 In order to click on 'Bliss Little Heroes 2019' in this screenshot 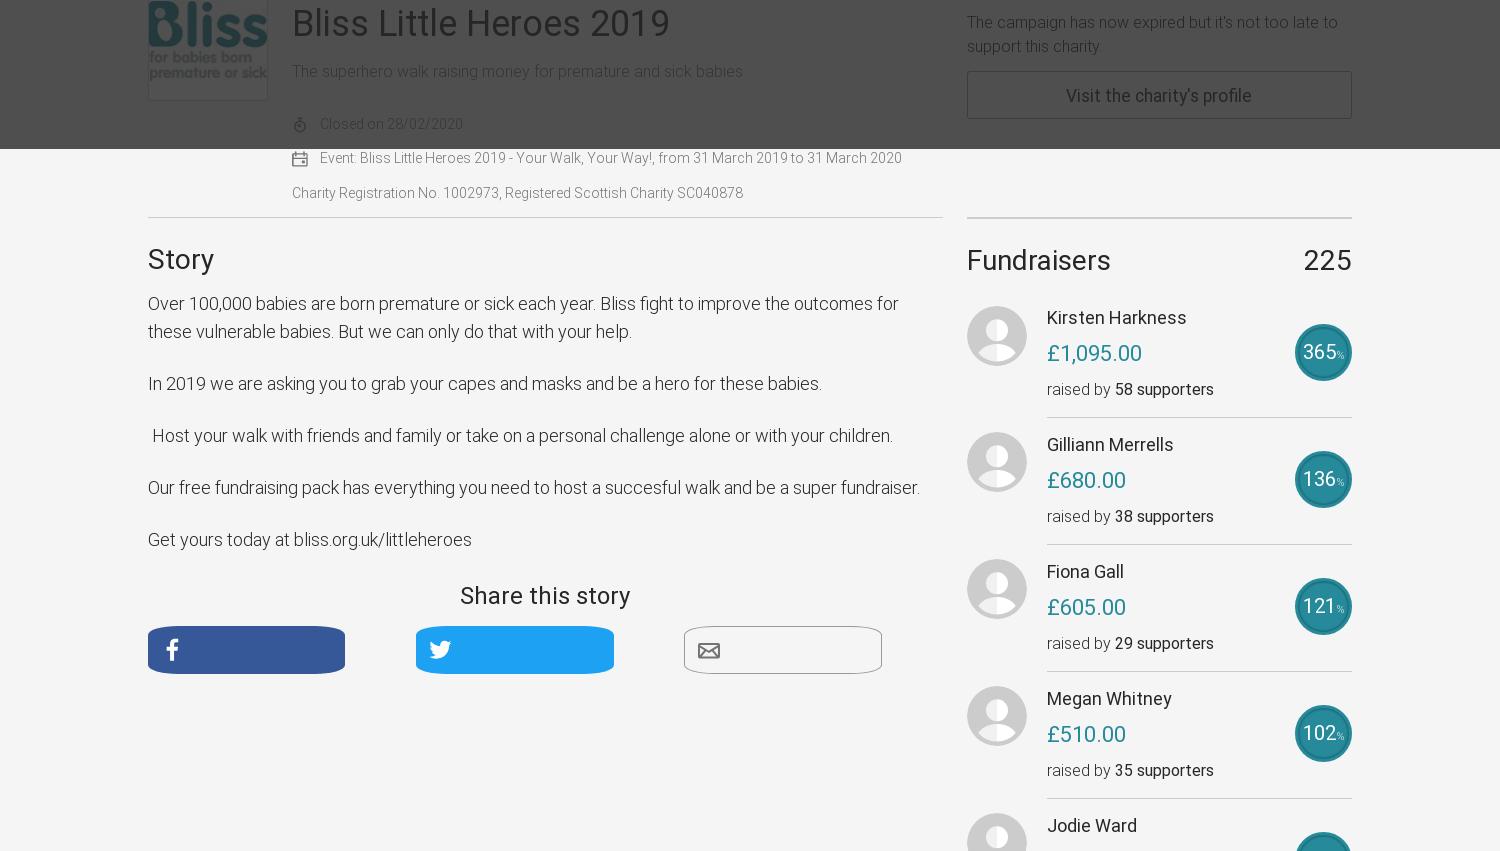, I will do `click(480, 22)`.